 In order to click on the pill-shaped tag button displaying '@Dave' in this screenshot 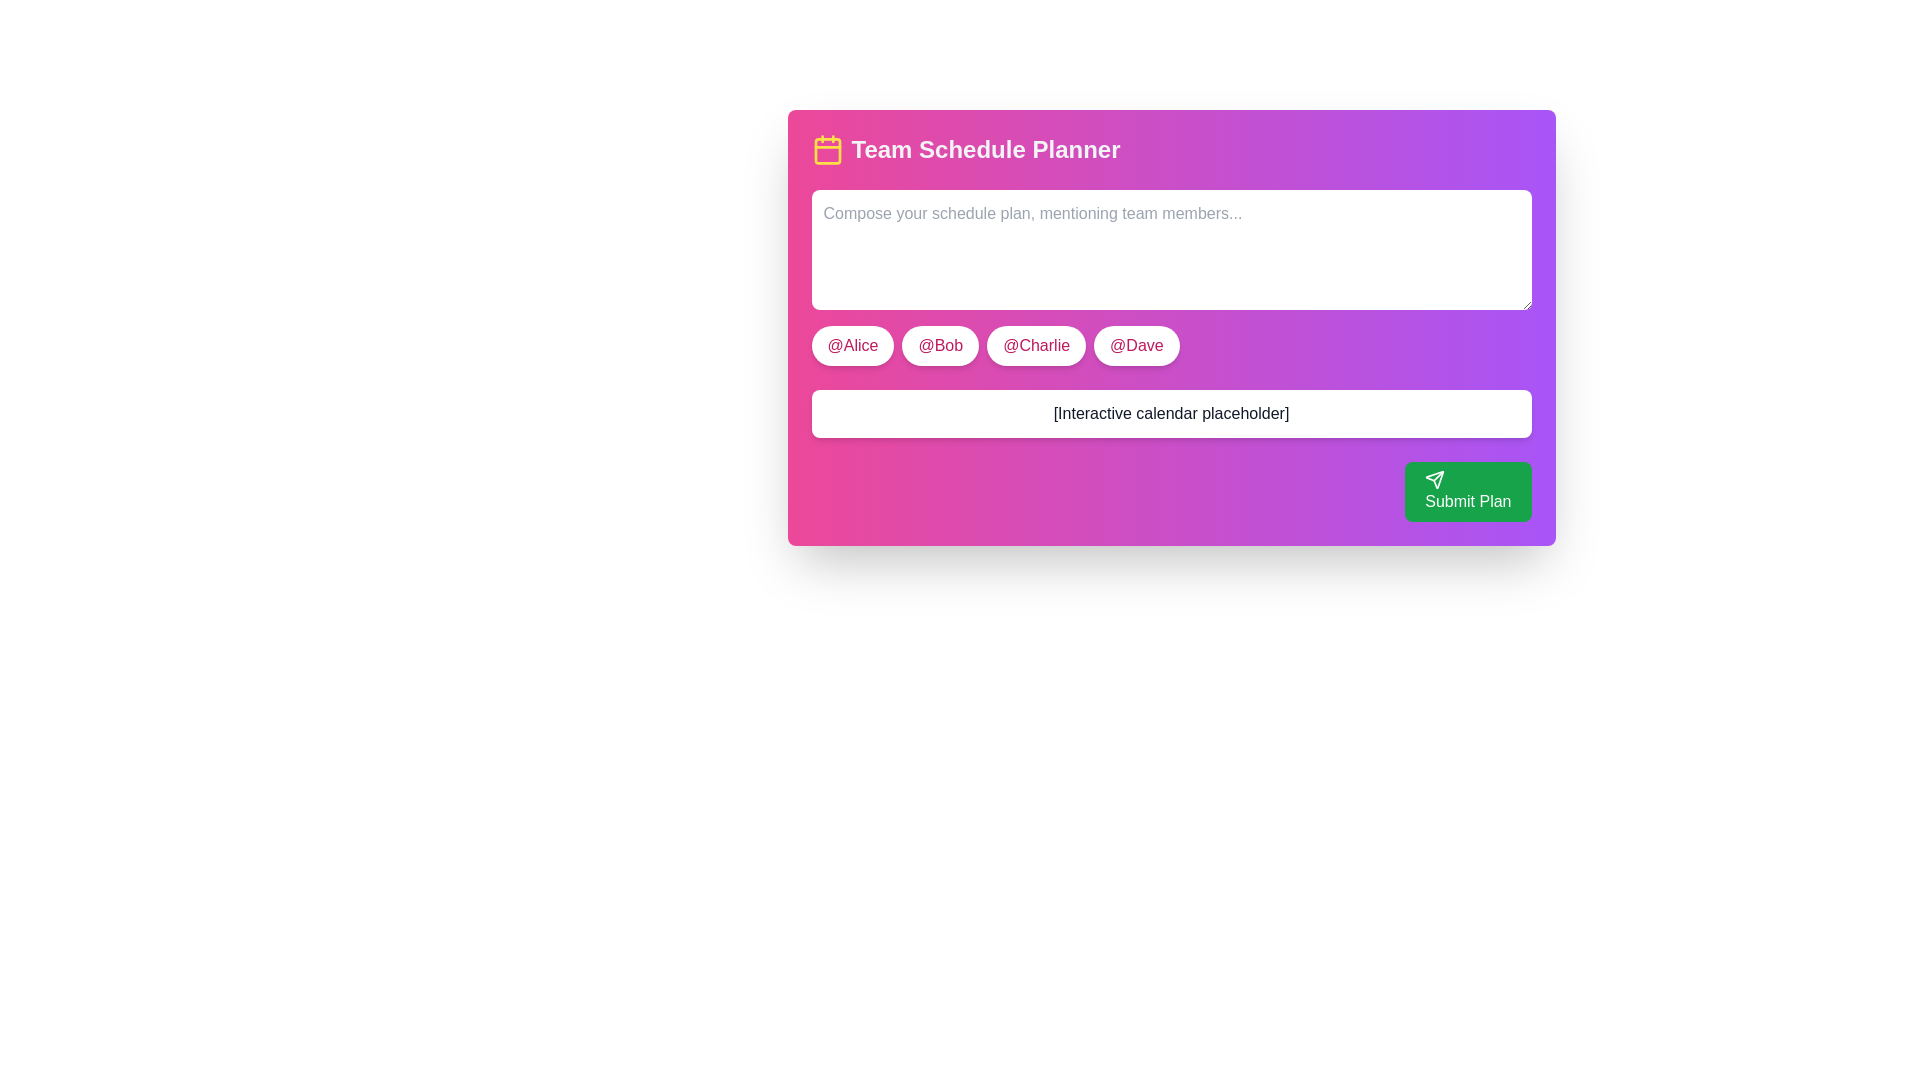, I will do `click(1171, 326)`.